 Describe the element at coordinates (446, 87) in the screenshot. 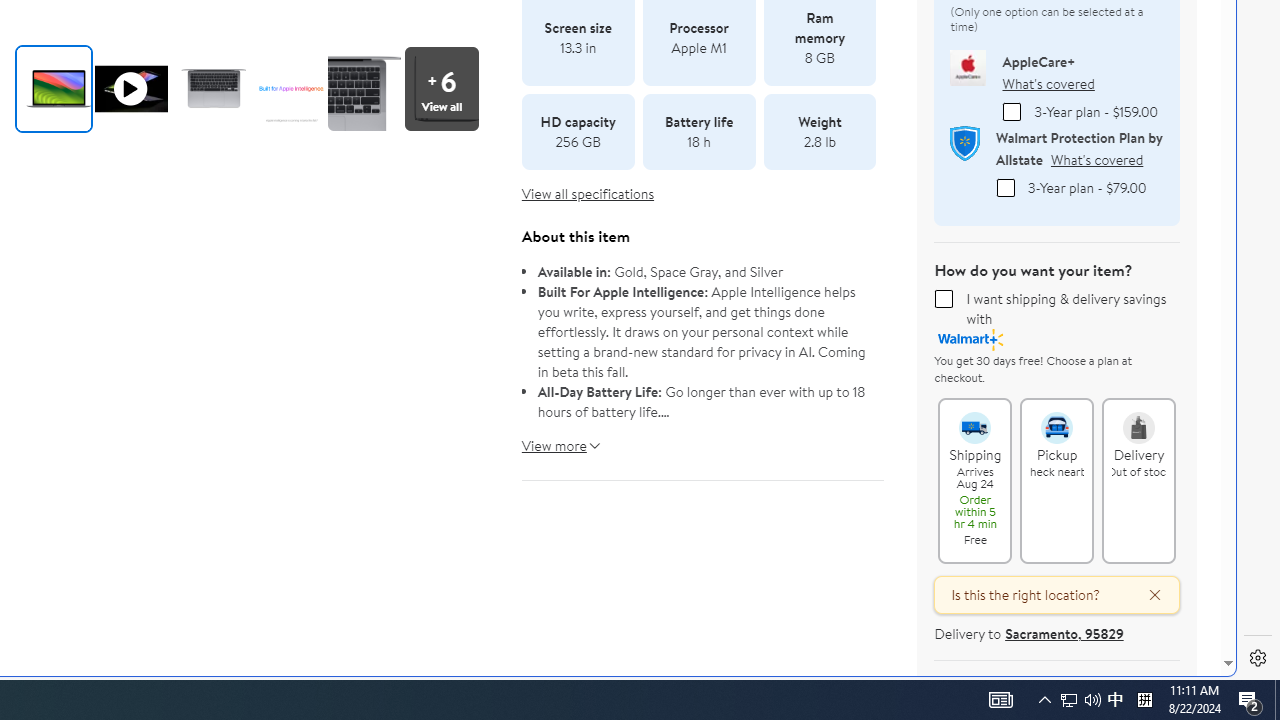

I see `'View all media'` at that location.